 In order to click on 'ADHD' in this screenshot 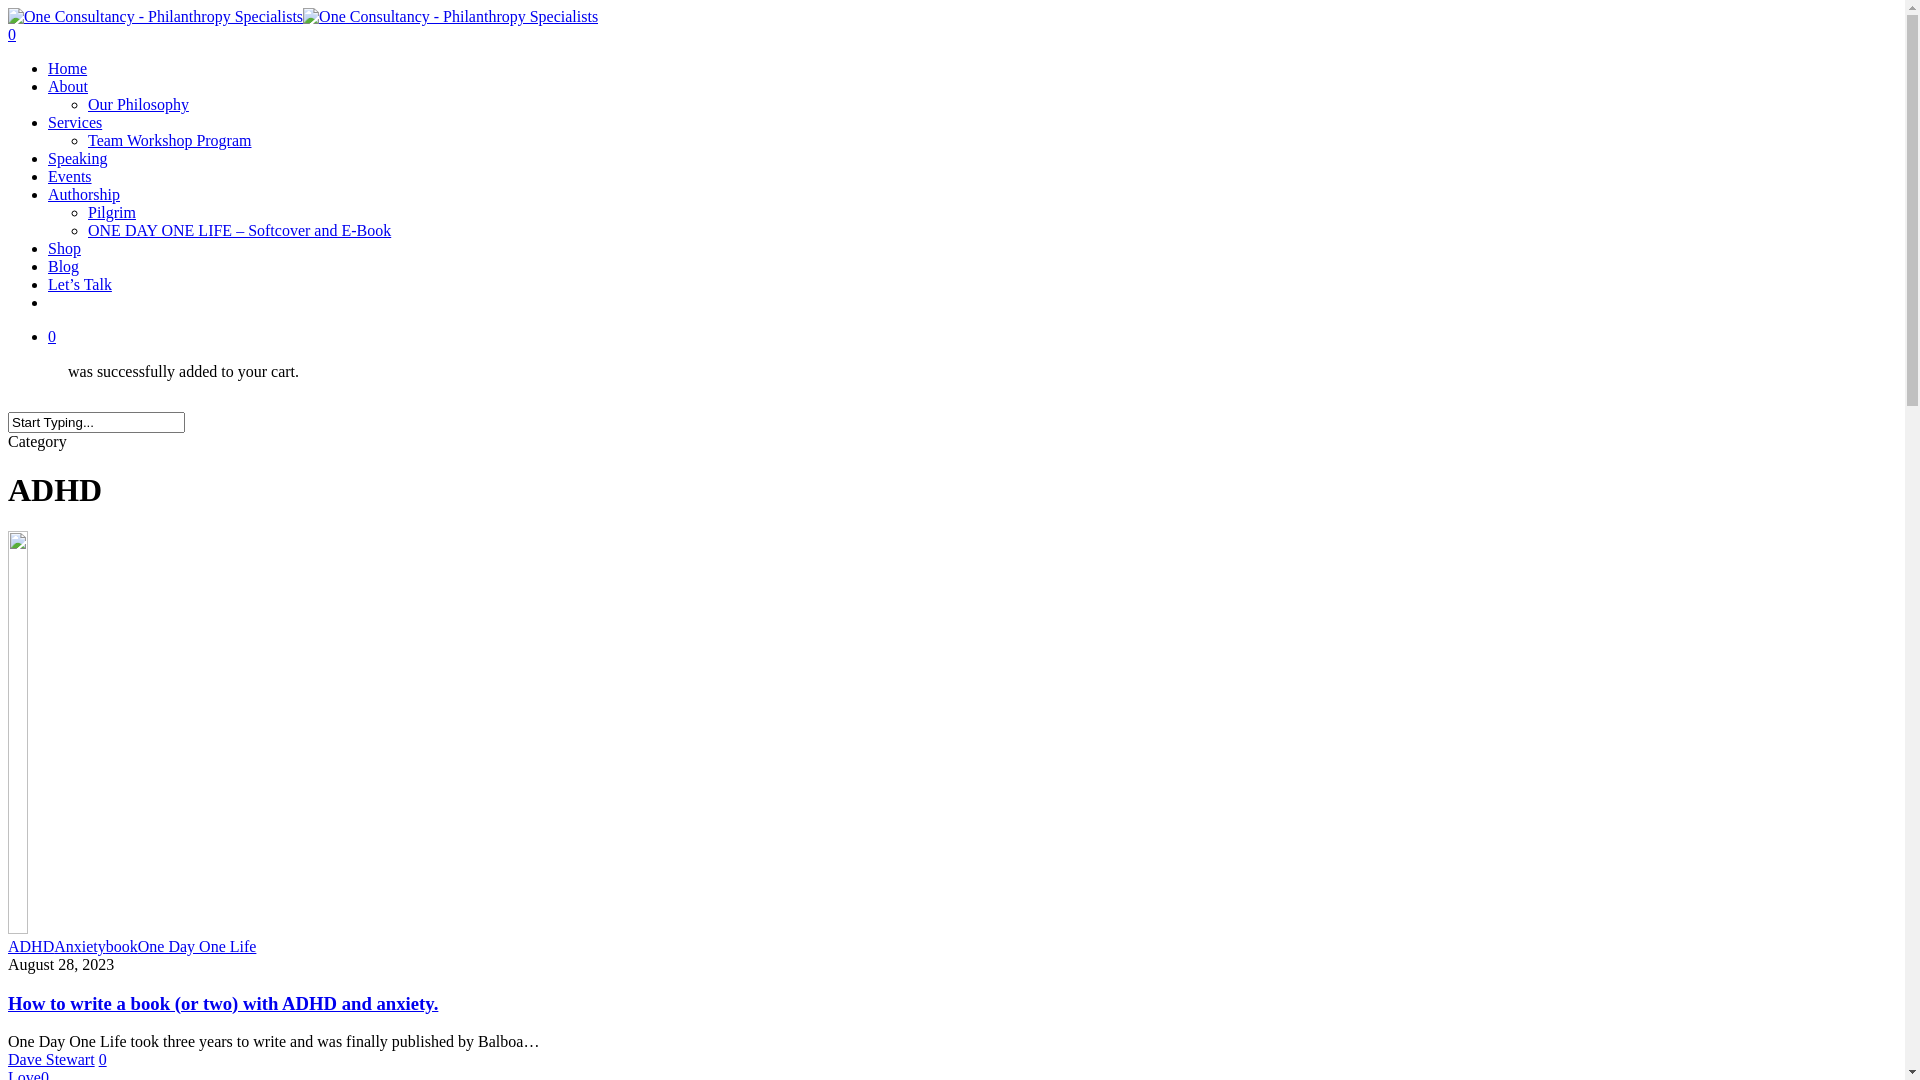, I will do `click(8, 945)`.